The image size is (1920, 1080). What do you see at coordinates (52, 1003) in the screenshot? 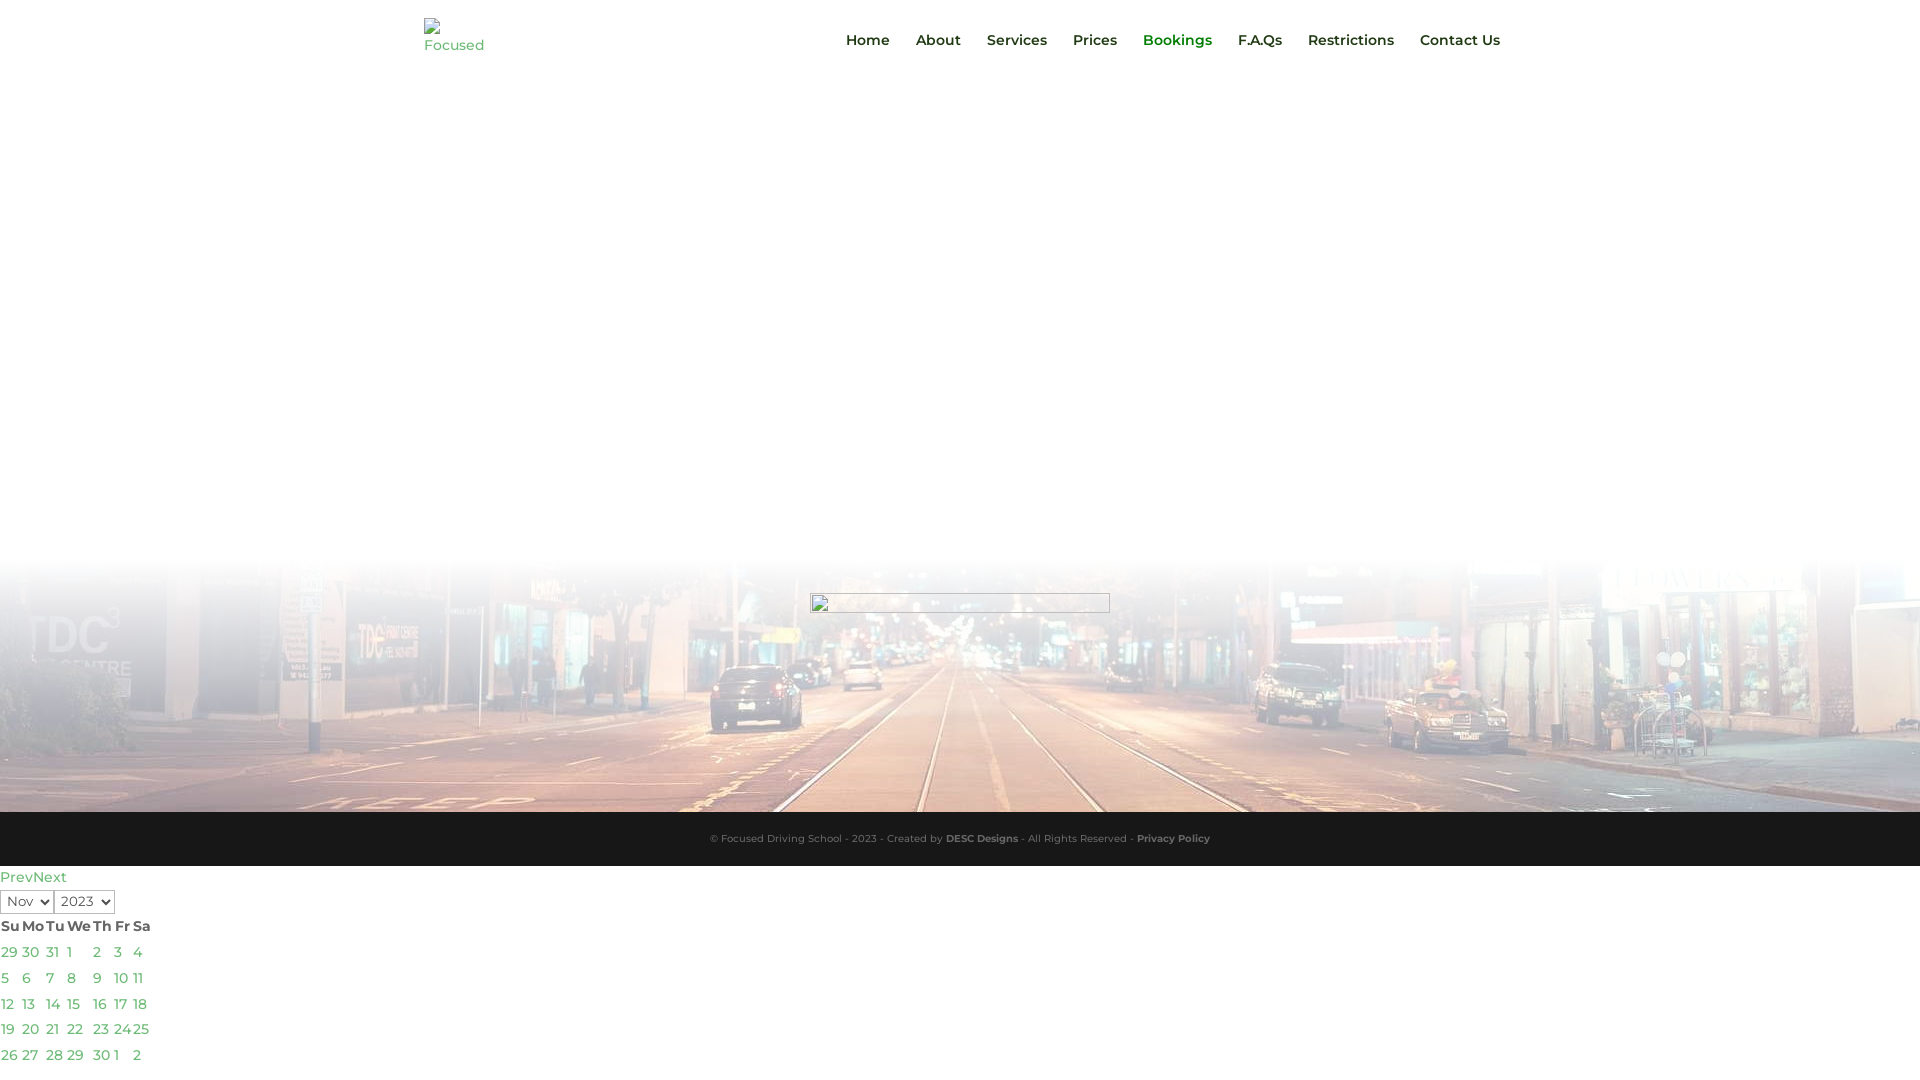
I see `'14'` at bounding box center [52, 1003].